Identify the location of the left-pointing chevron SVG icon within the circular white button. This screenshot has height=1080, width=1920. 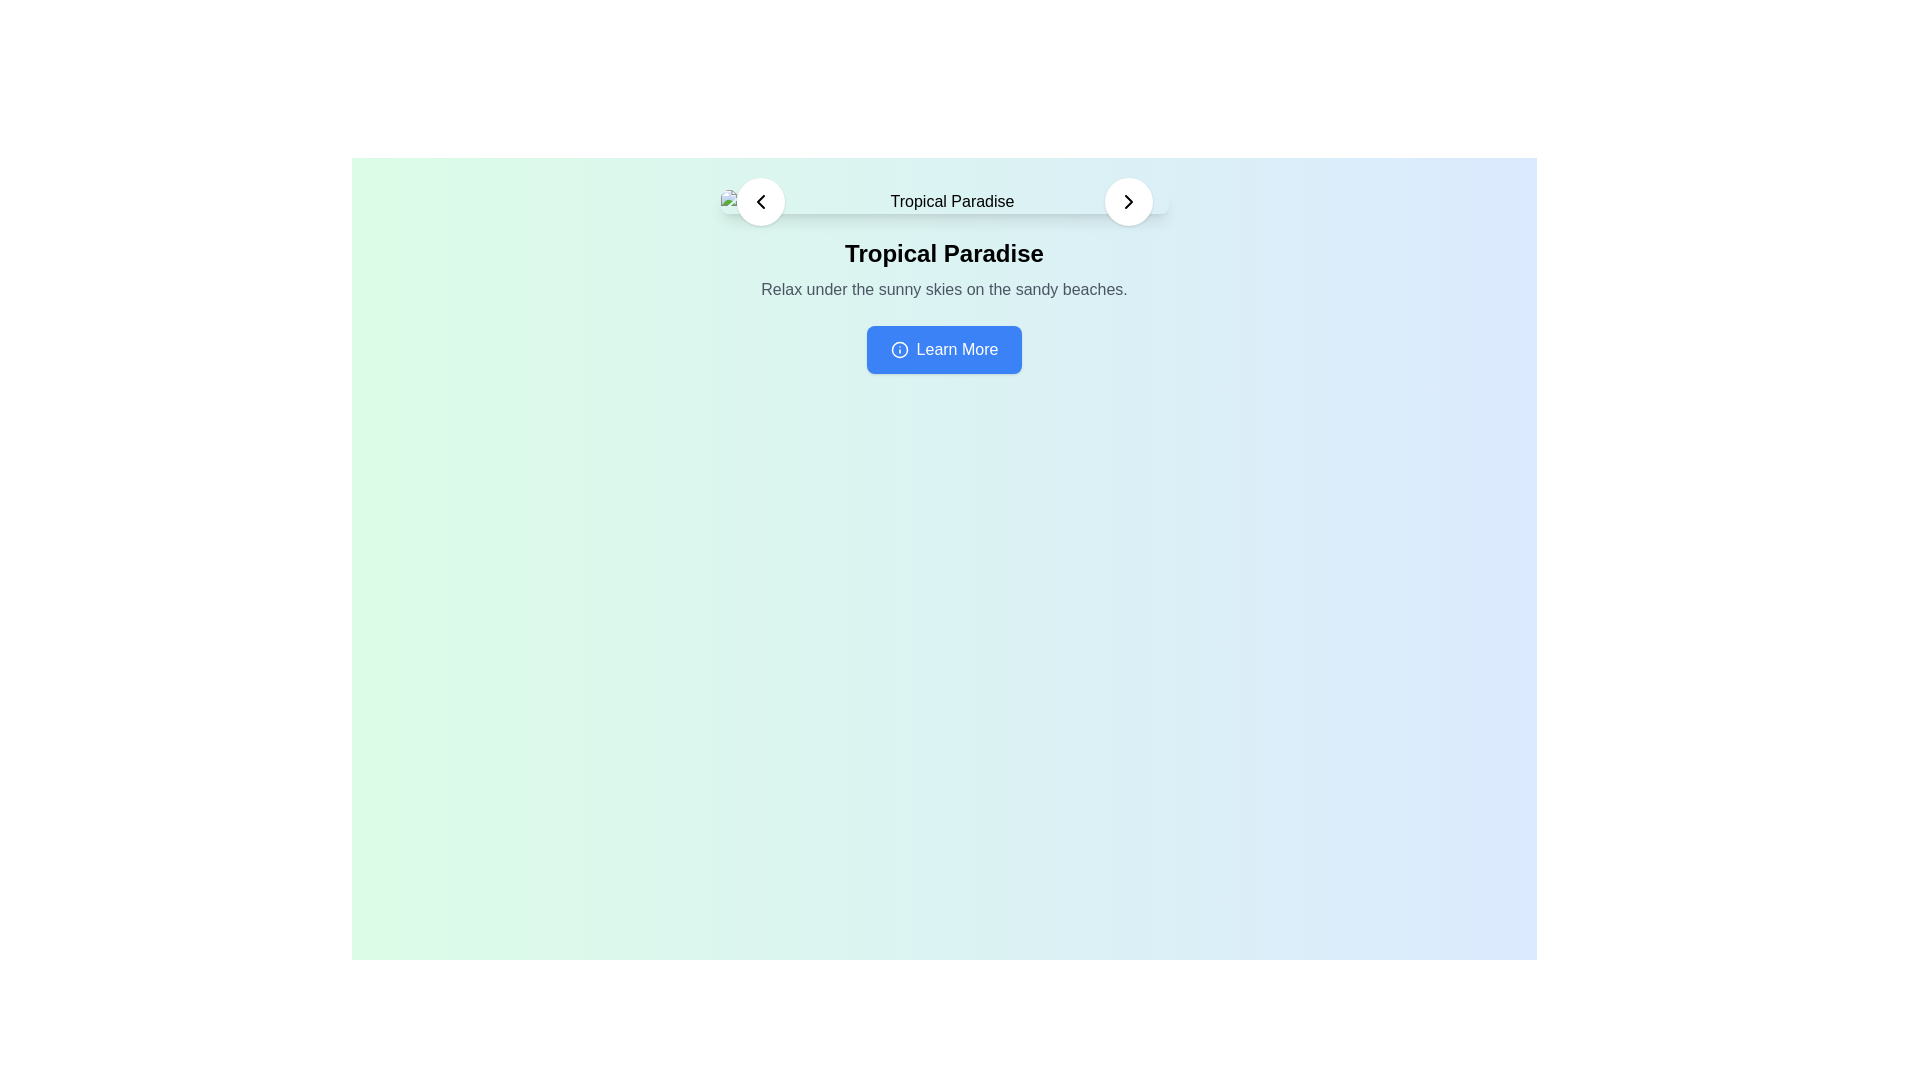
(759, 201).